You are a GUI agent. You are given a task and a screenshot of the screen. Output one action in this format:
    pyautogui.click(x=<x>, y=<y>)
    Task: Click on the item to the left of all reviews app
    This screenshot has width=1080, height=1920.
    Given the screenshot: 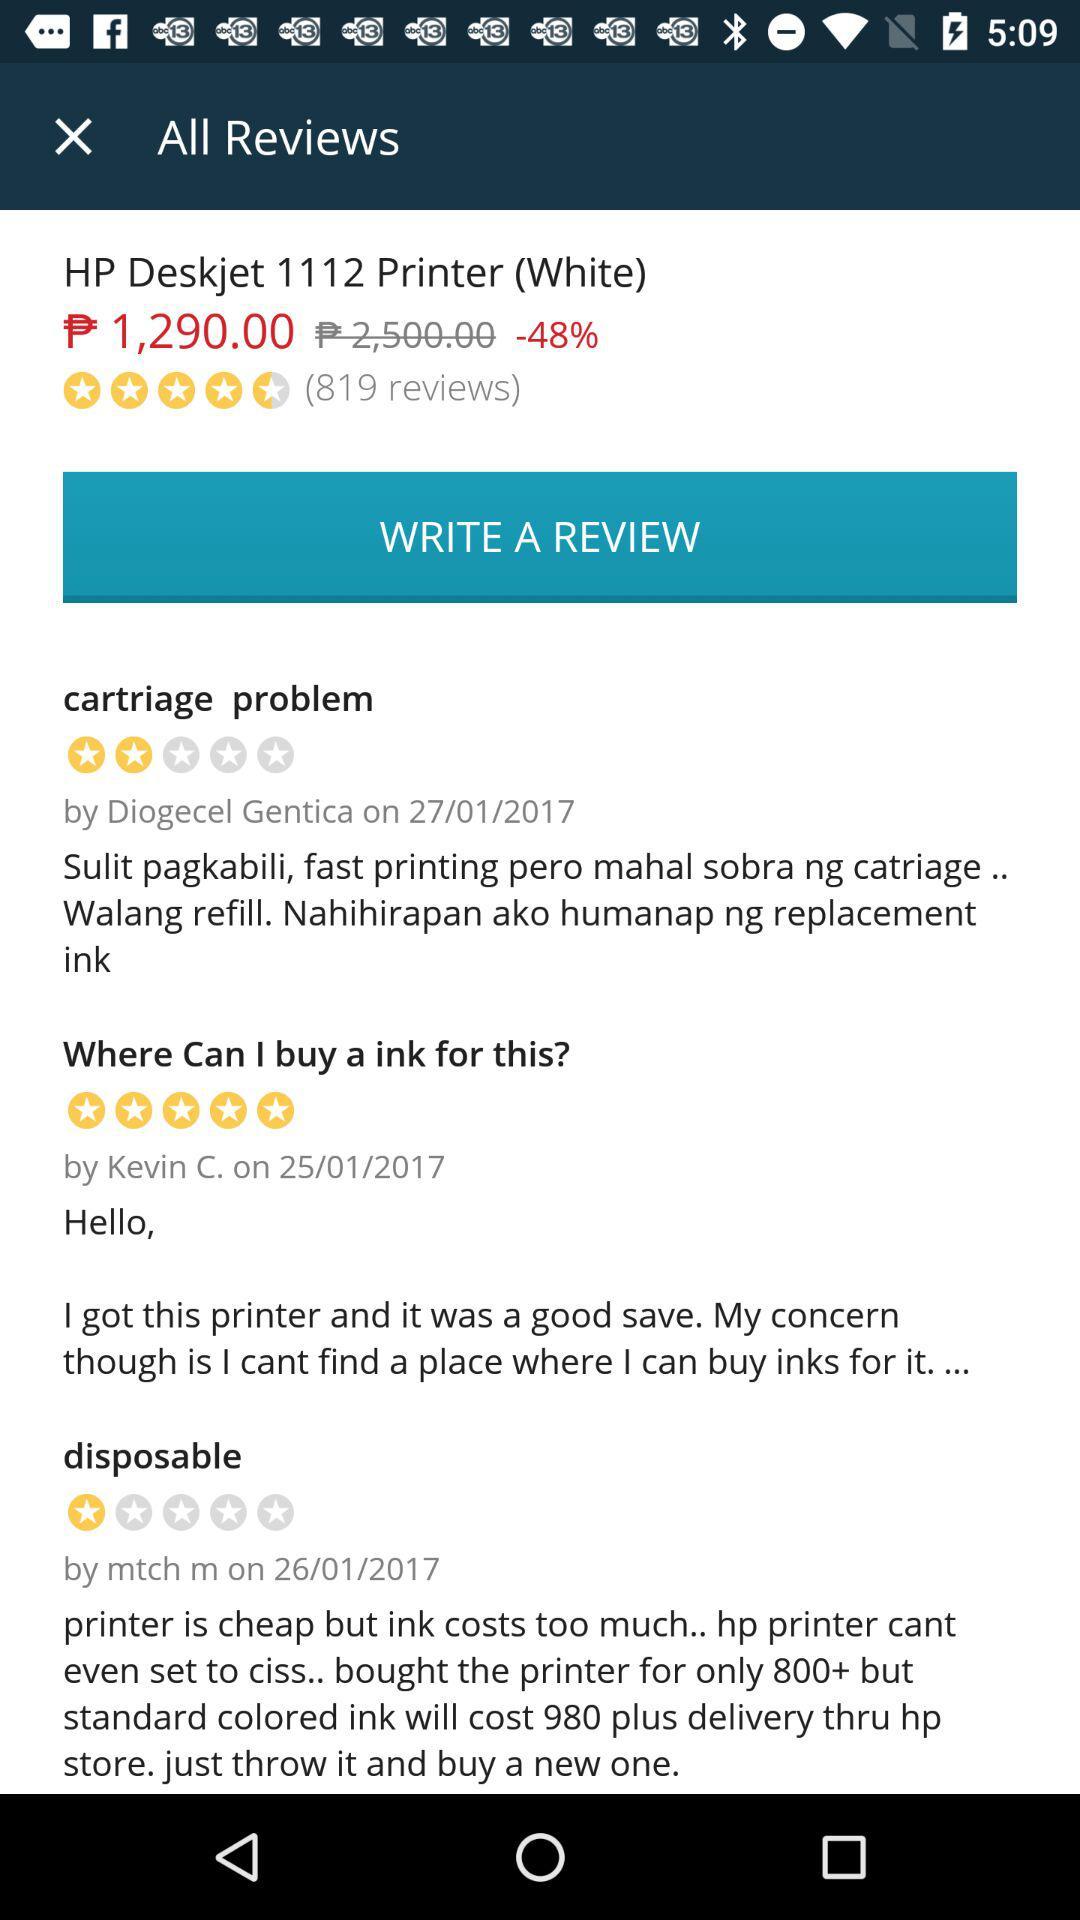 What is the action you would take?
    pyautogui.click(x=72, y=135)
    